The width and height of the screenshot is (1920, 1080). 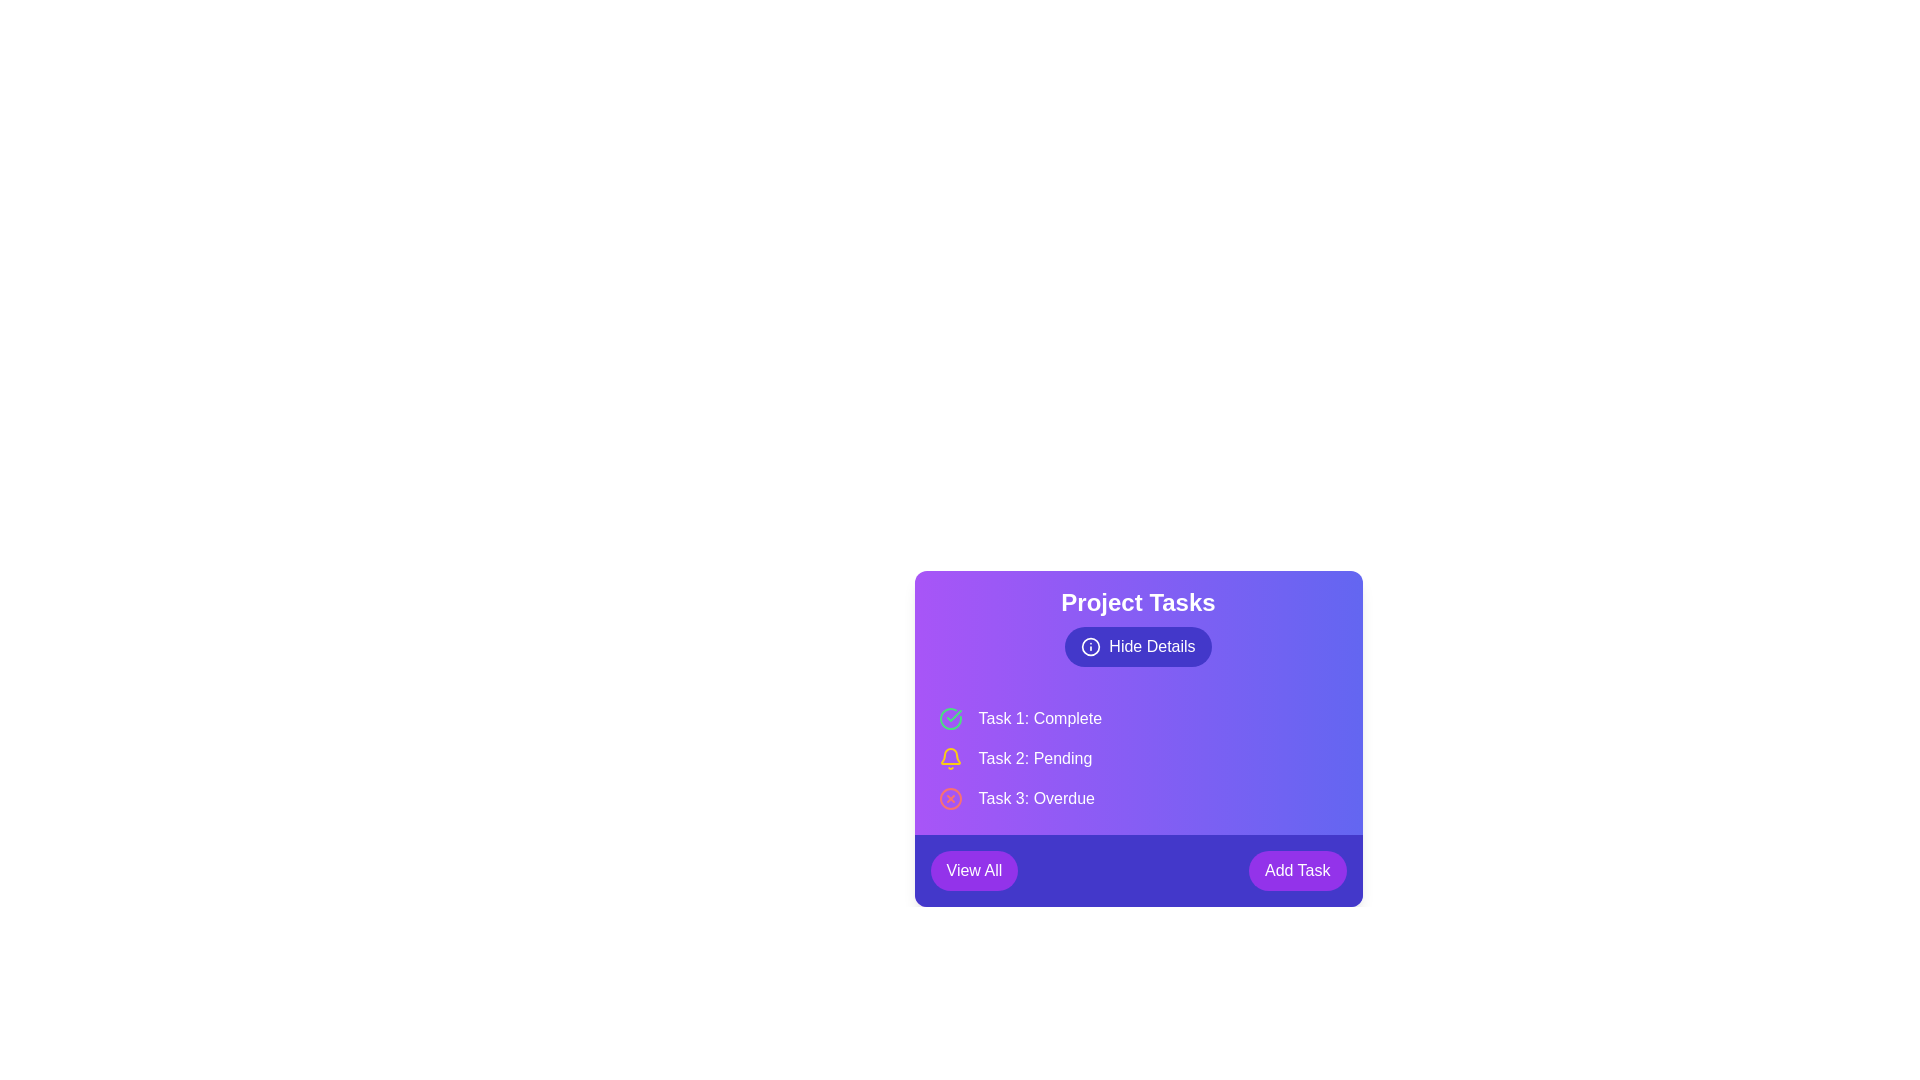 I want to click on the completion status icon for 'Task 1: Complete', located in the leftmost position of the horizontal group within the task list, so click(x=949, y=717).